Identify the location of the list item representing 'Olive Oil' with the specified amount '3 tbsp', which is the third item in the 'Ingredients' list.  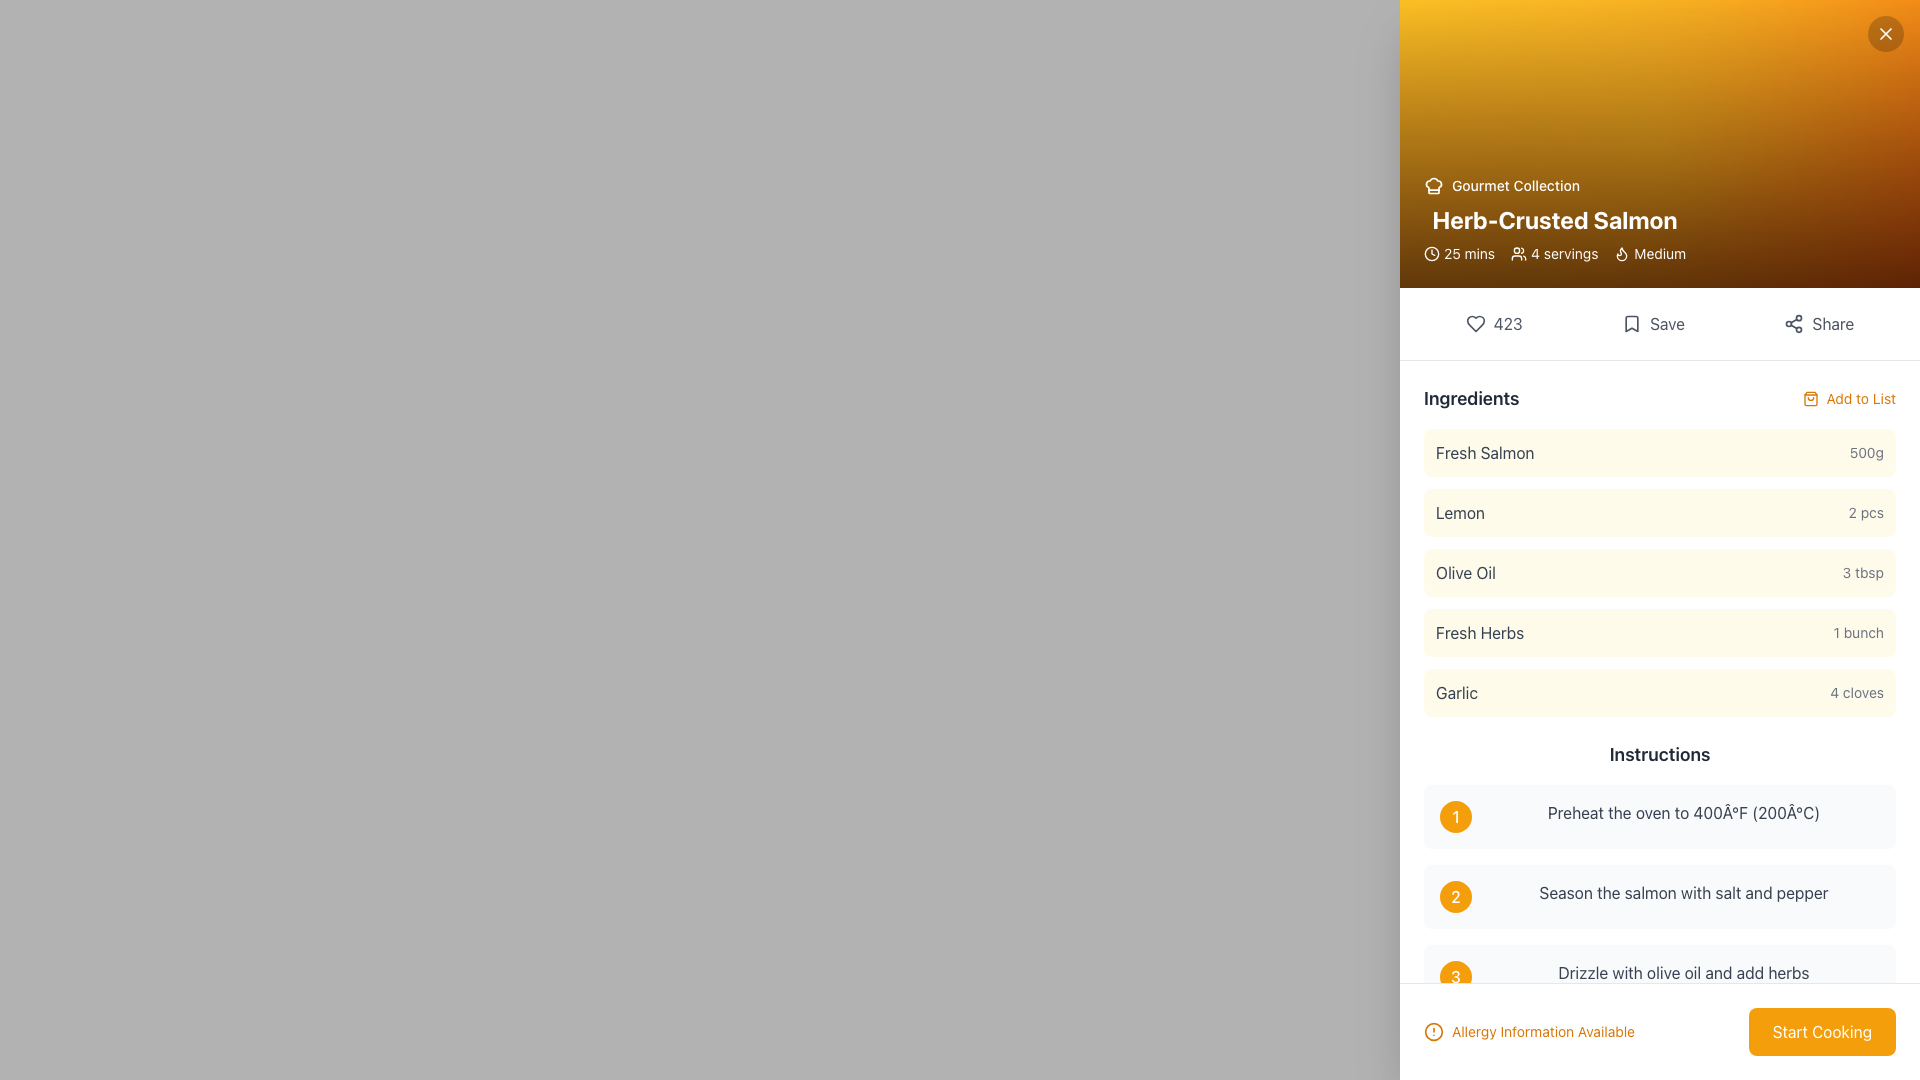
(1660, 573).